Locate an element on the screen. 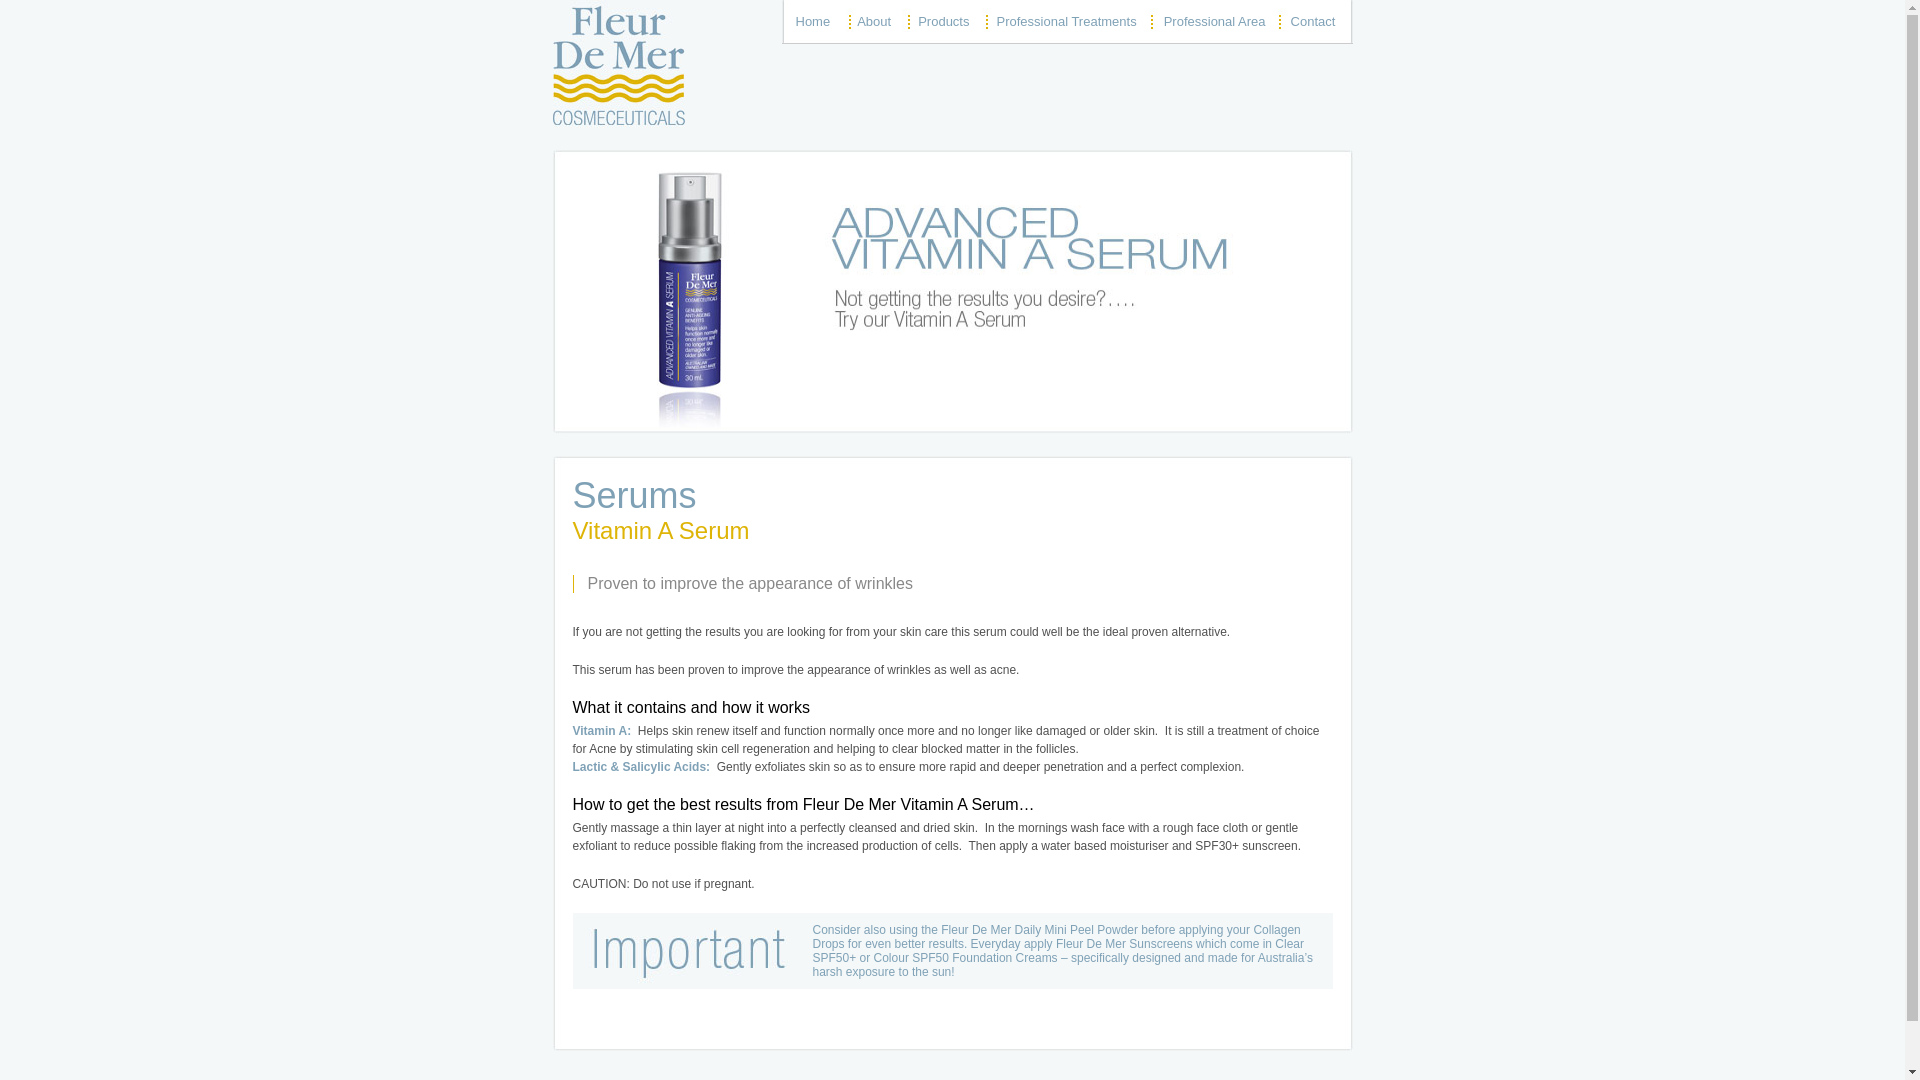 Image resolution: width=1920 pixels, height=1080 pixels. 'Products' is located at coordinates (942, 21).